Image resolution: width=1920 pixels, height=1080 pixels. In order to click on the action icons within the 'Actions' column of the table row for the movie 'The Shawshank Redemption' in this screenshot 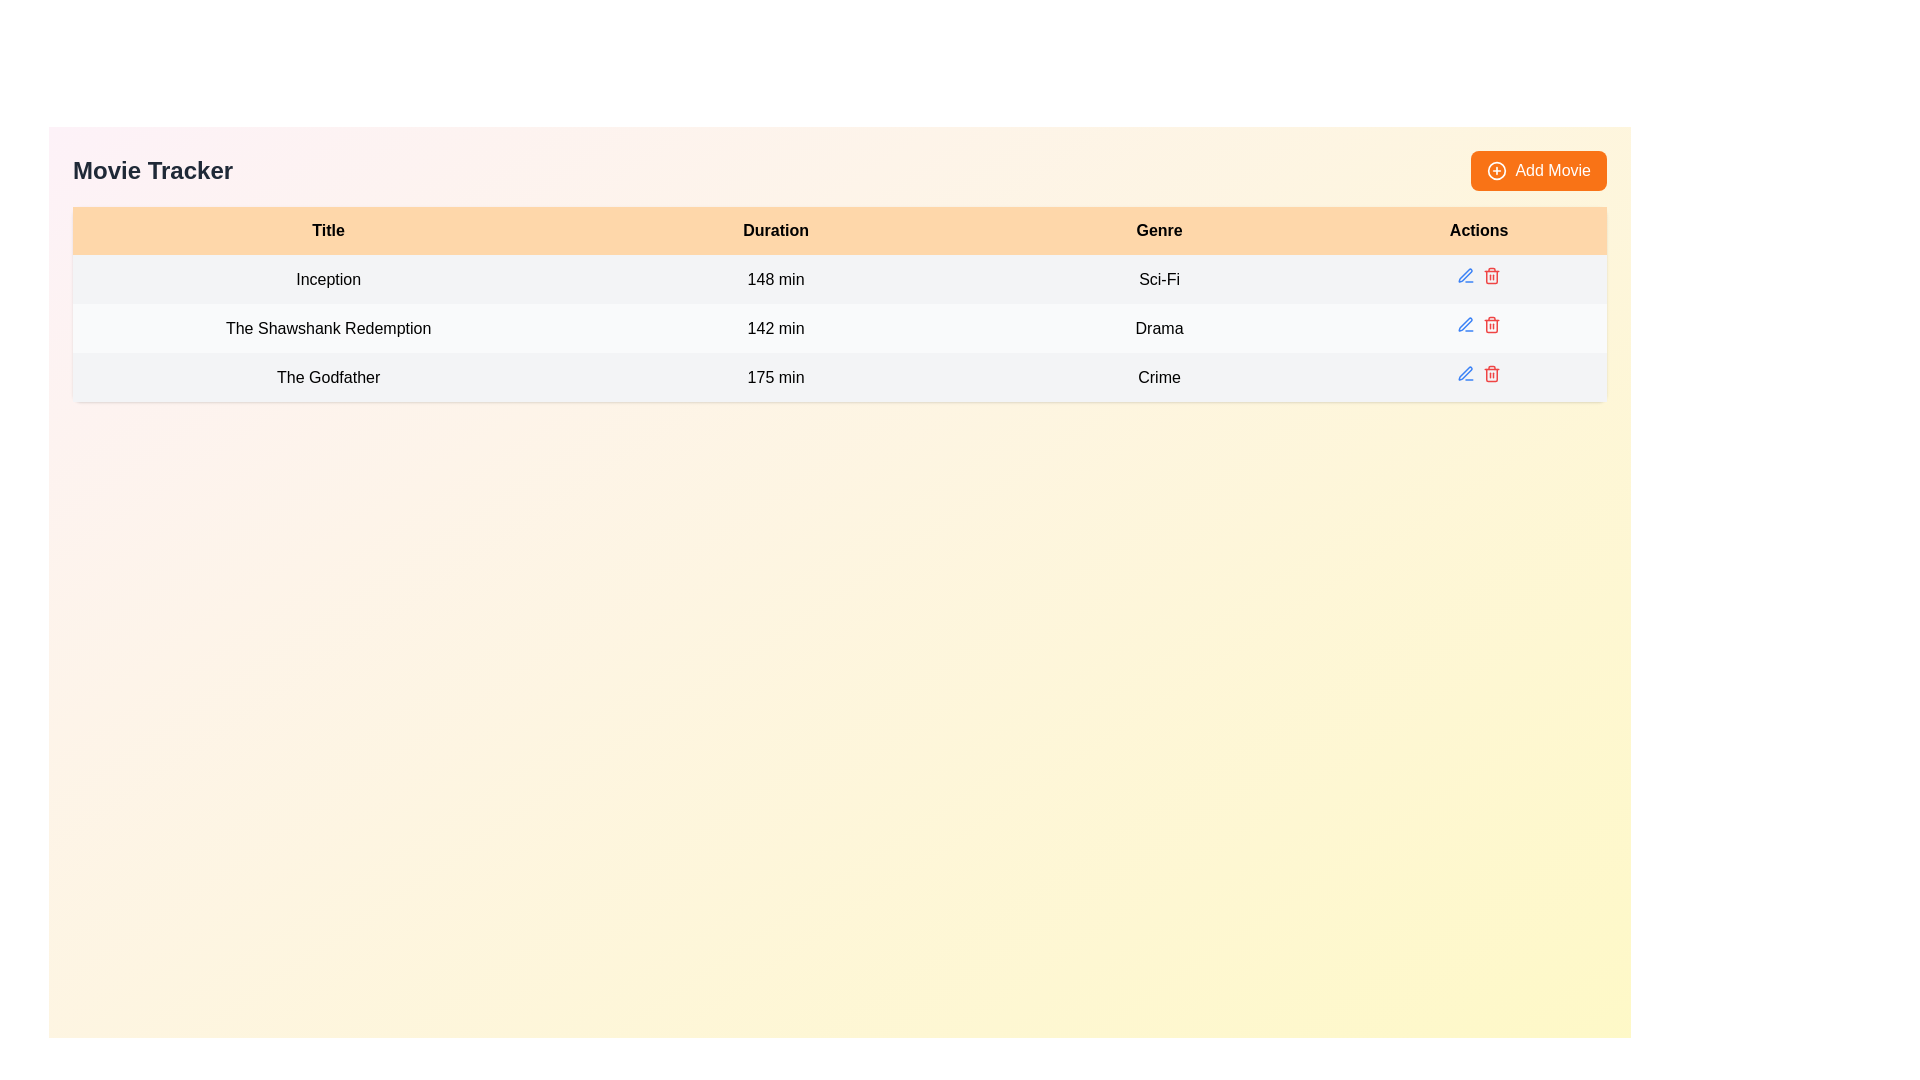, I will do `click(1479, 327)`.